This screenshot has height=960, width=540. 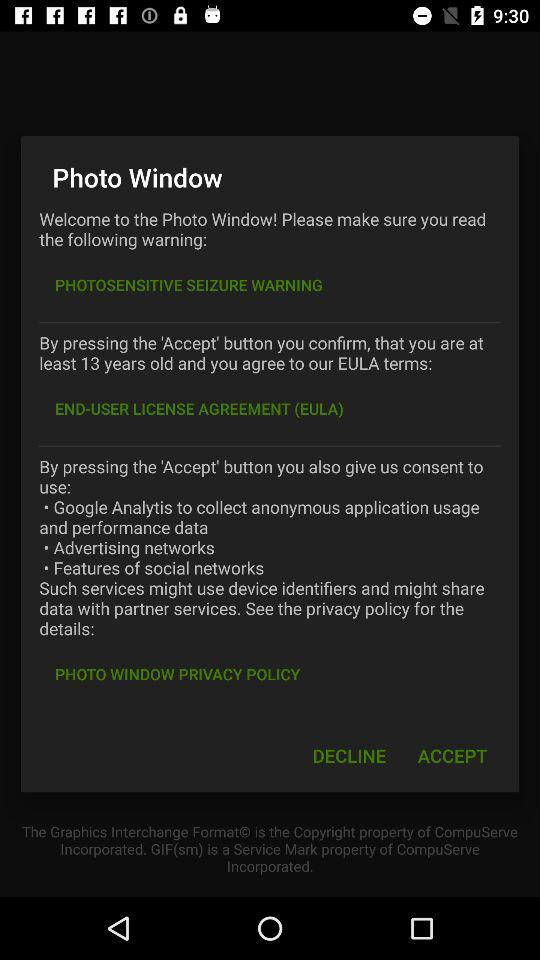 What do you see at coordinates (348, 754) in the screenshot?
I see `the decline icon` at bounding box center [348, 754].